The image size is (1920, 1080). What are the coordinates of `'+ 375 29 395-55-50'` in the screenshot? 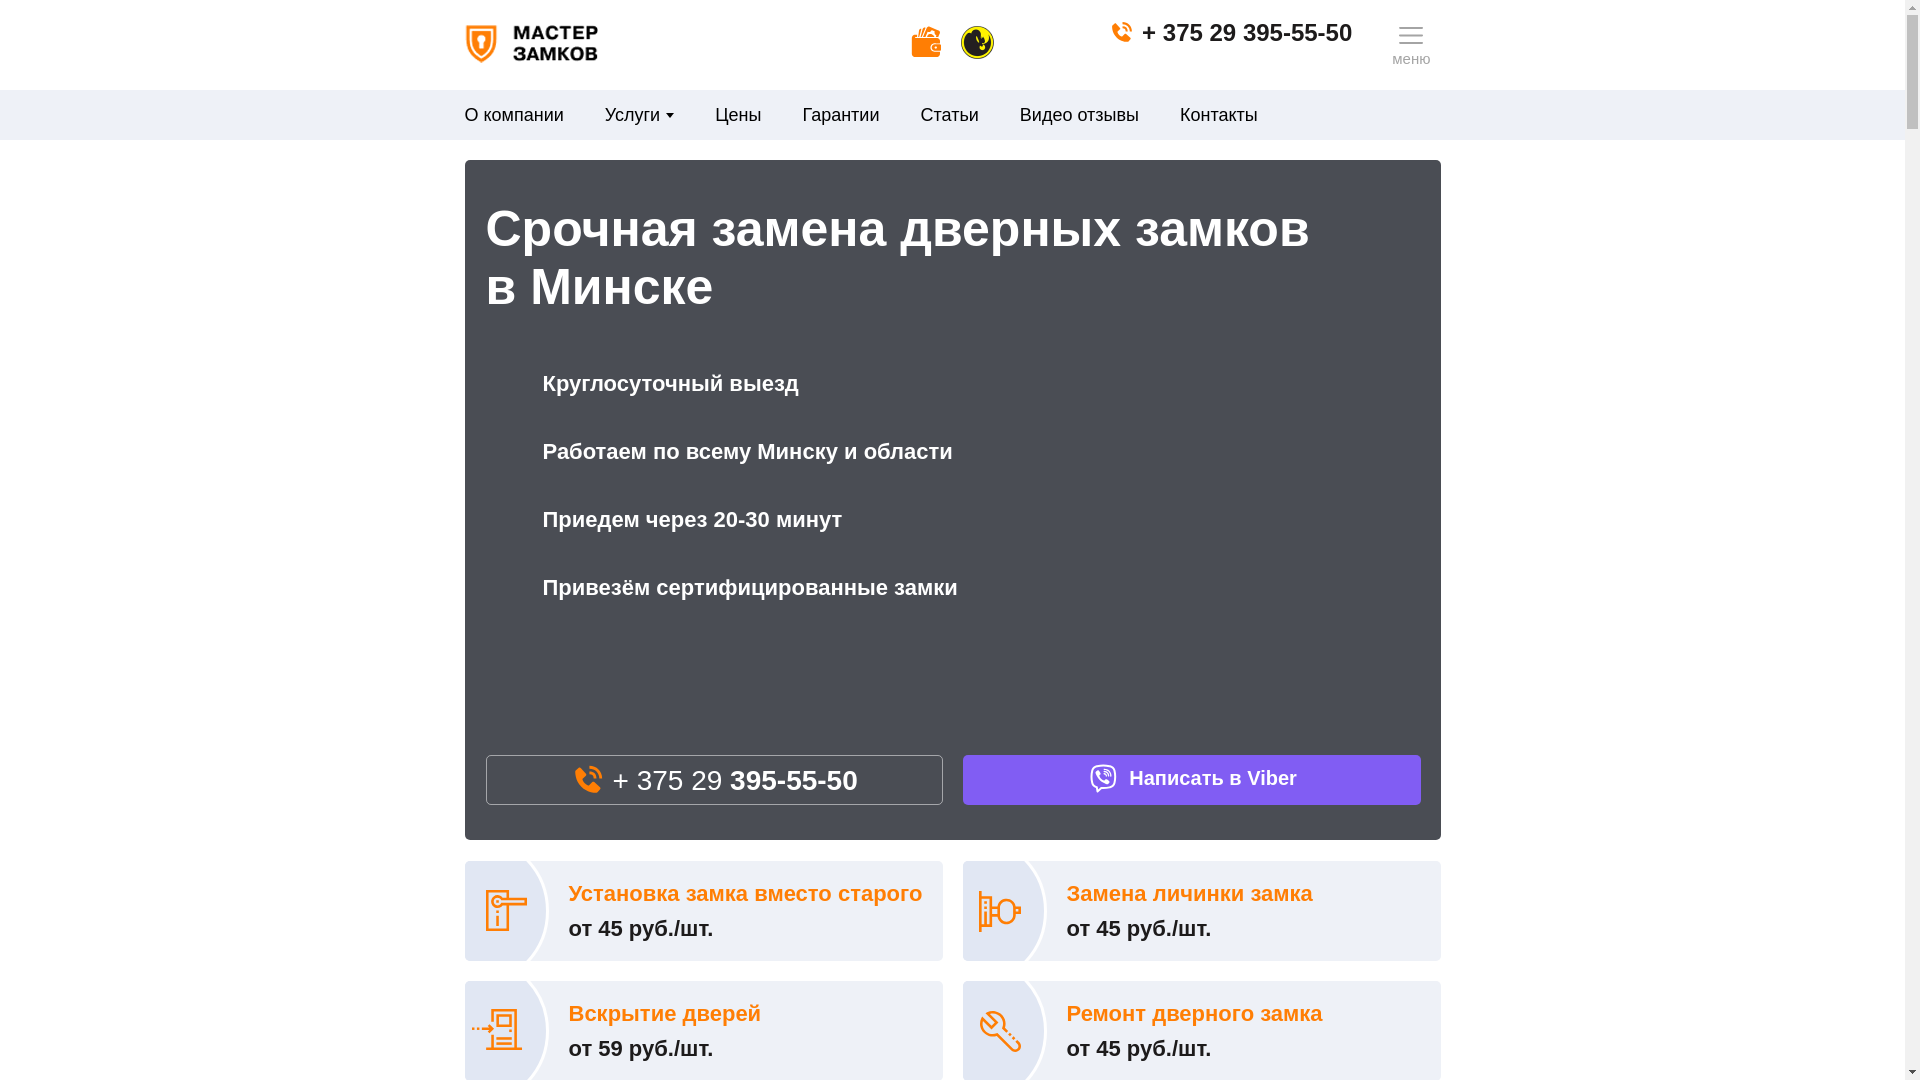 It's located at (1229, 32).